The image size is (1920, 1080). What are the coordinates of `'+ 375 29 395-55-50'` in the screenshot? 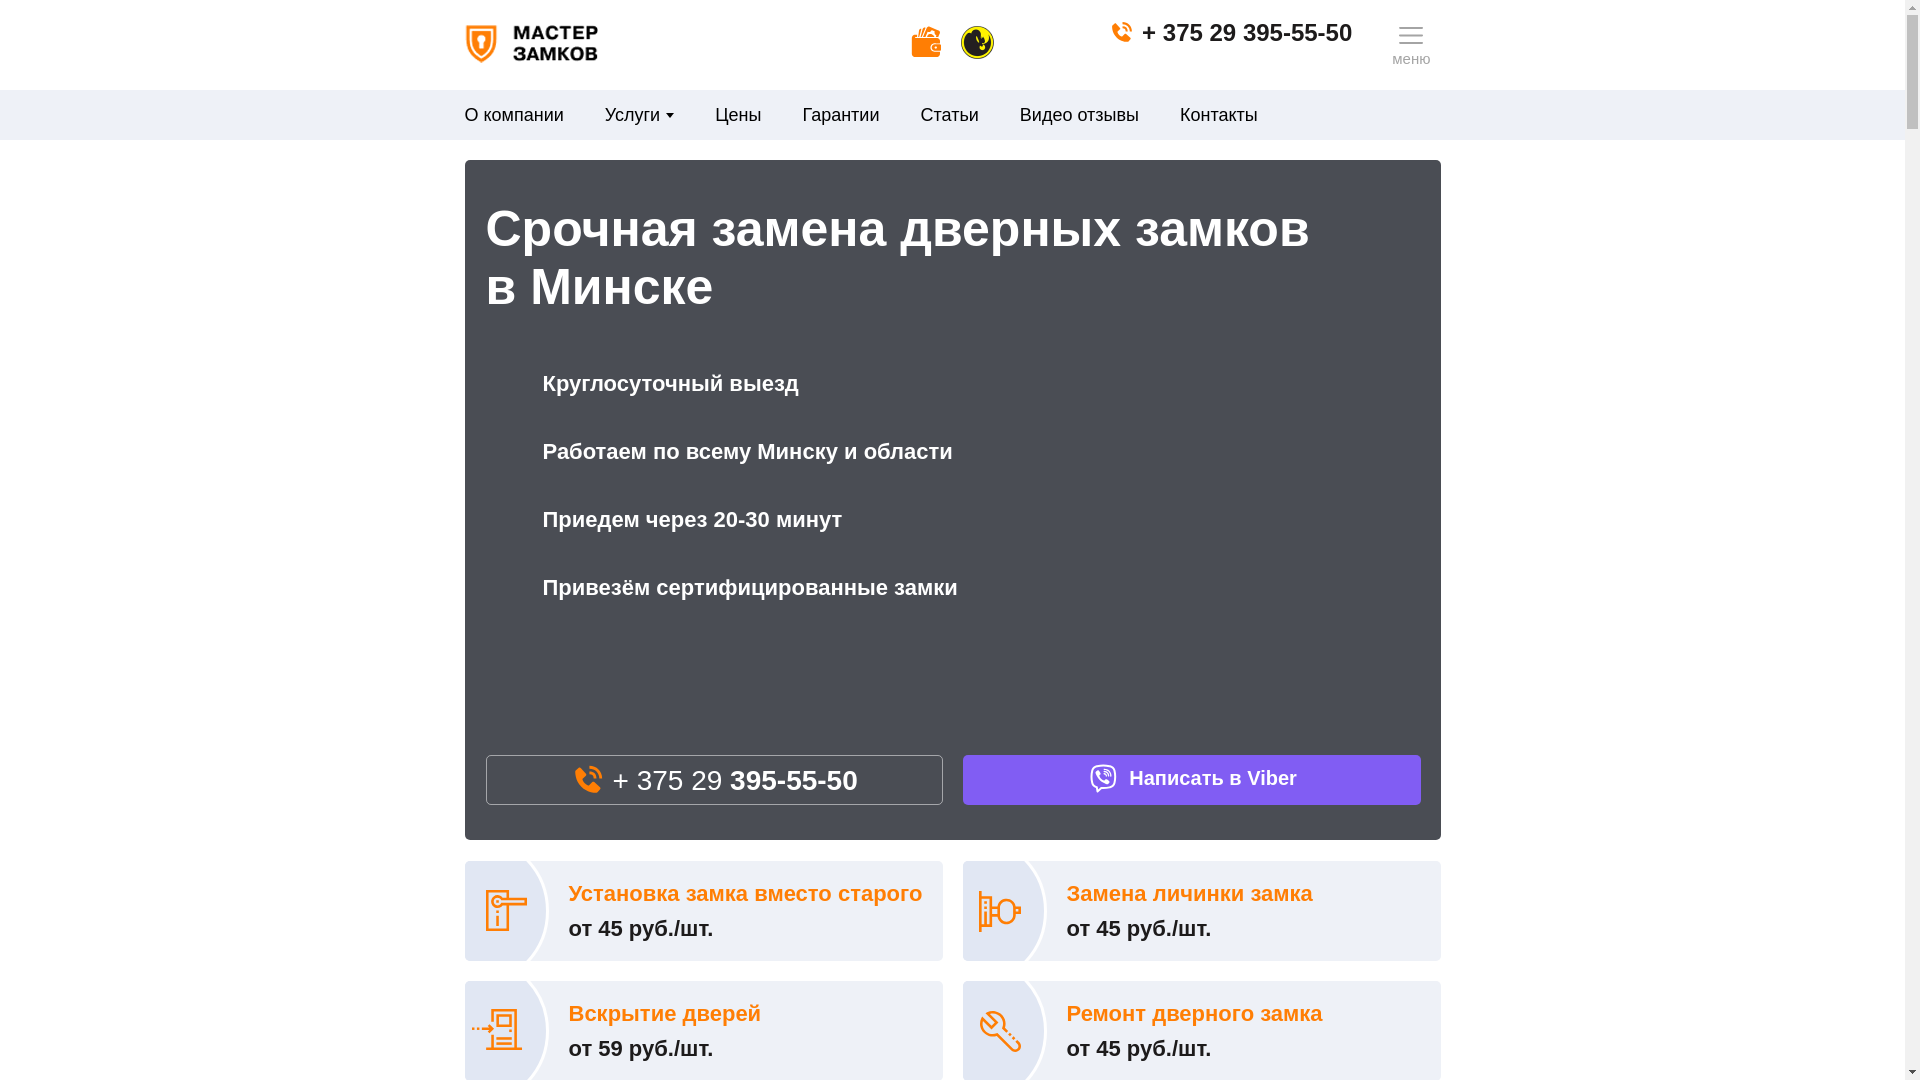 It's located at (1229, 32).